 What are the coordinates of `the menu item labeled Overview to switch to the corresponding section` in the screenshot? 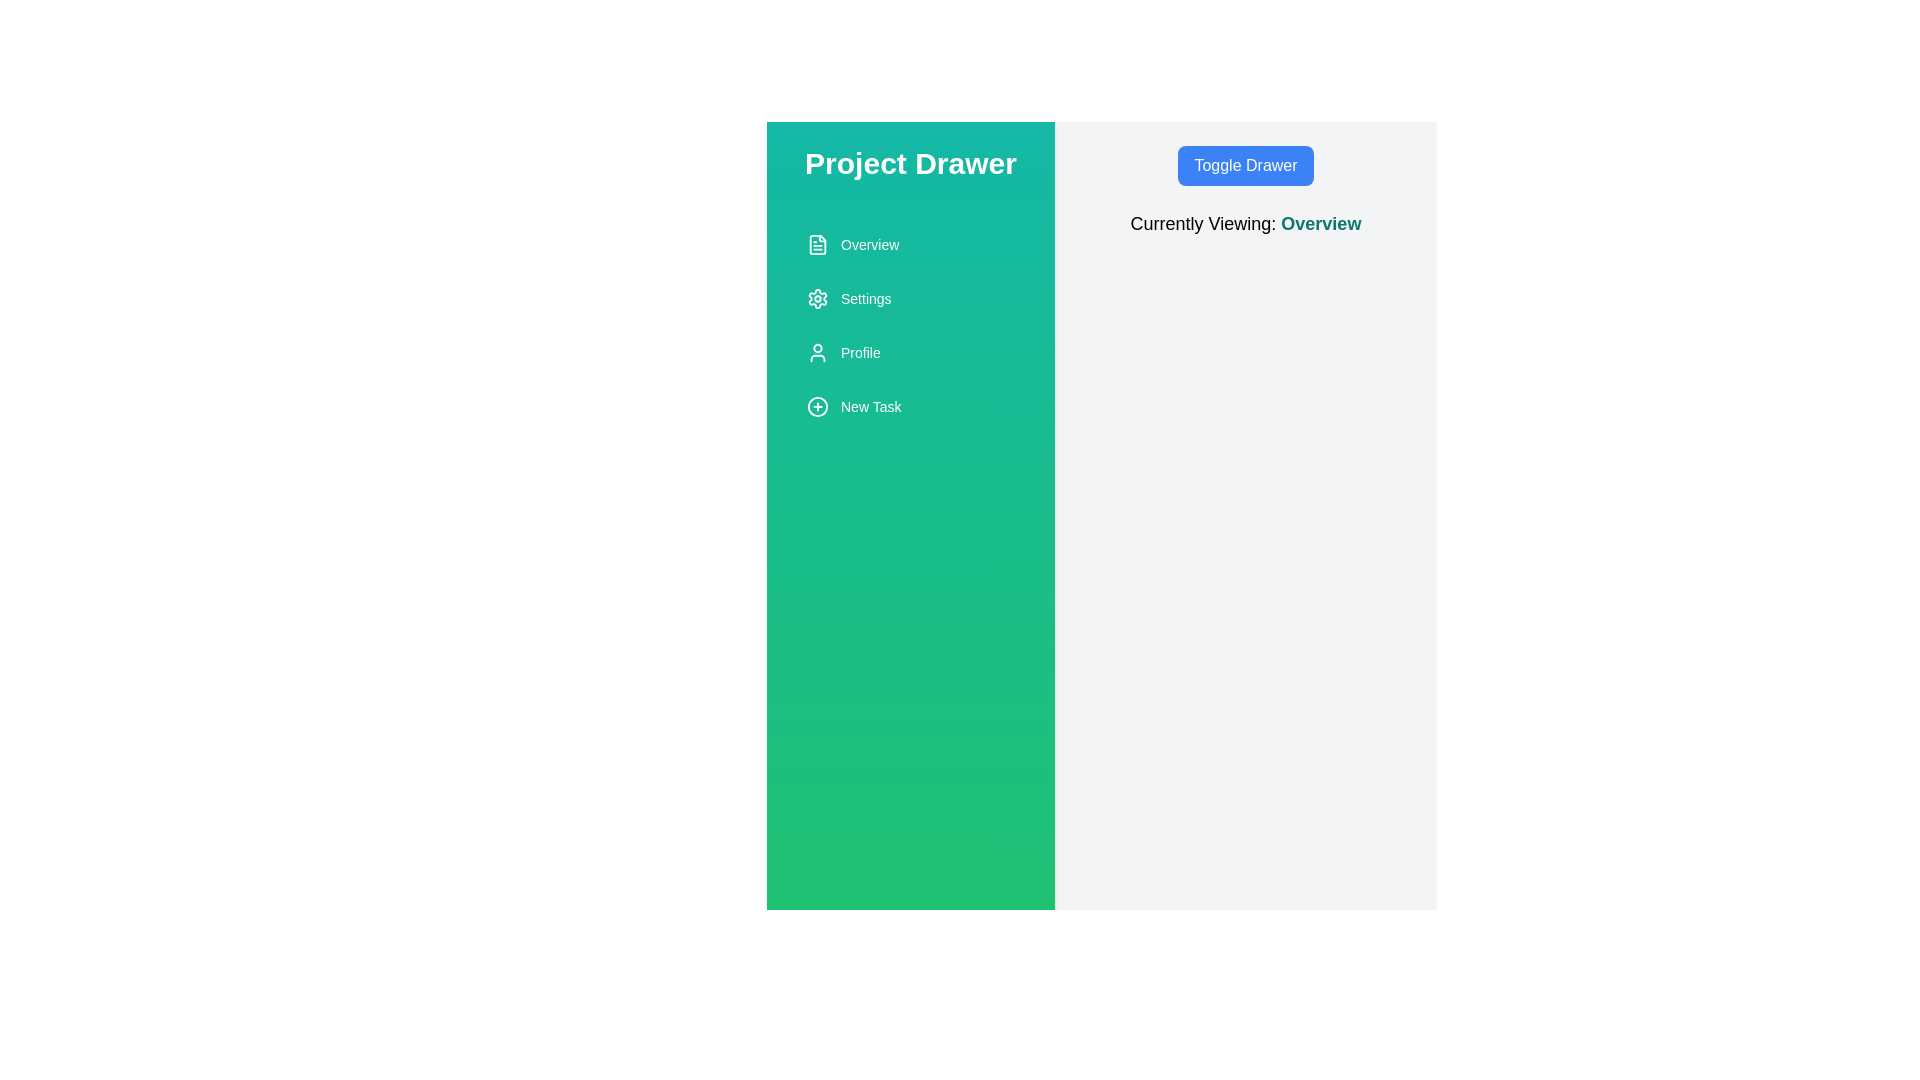 It's located at (910, 244).